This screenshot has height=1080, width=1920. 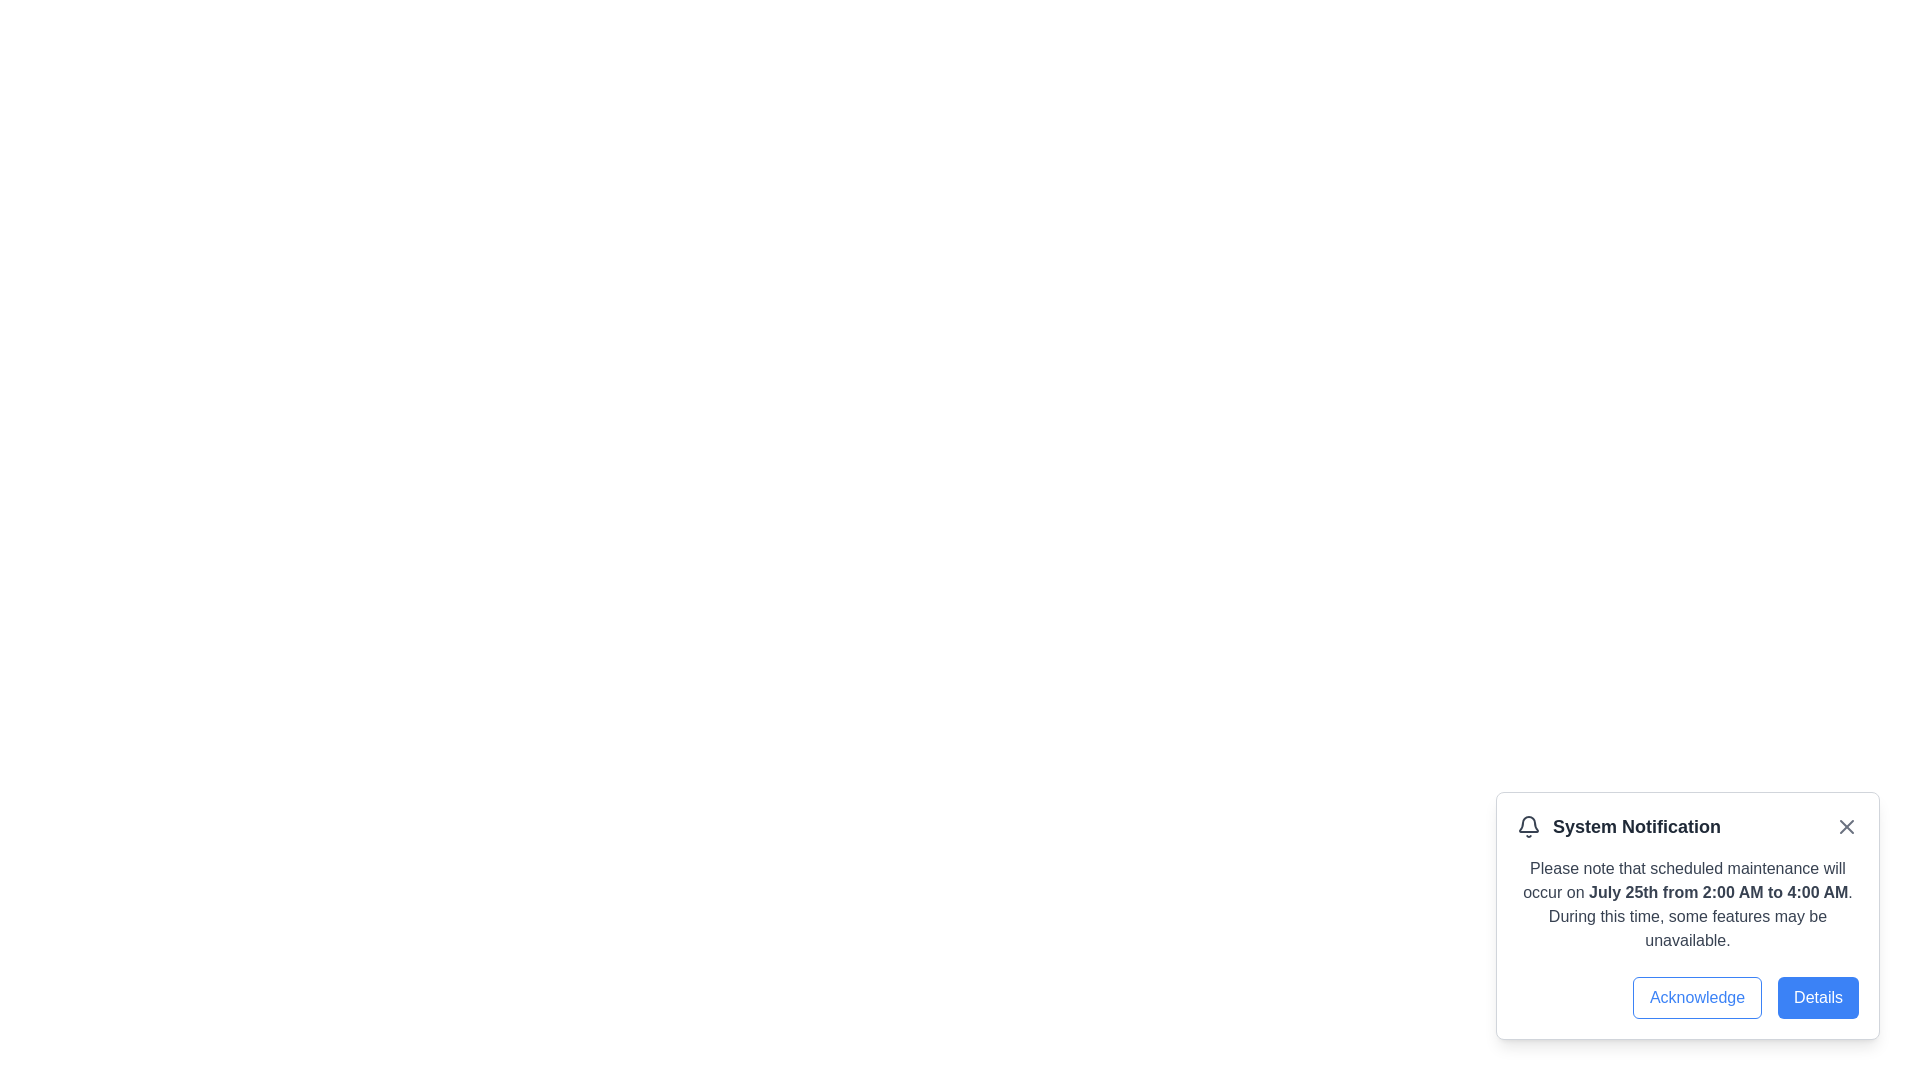 I want to click on the bell notification icon, which is a dark gray, outlined bell-shaped icon located to the left of the 'System Notification' text, so click(x=1528, y=826).